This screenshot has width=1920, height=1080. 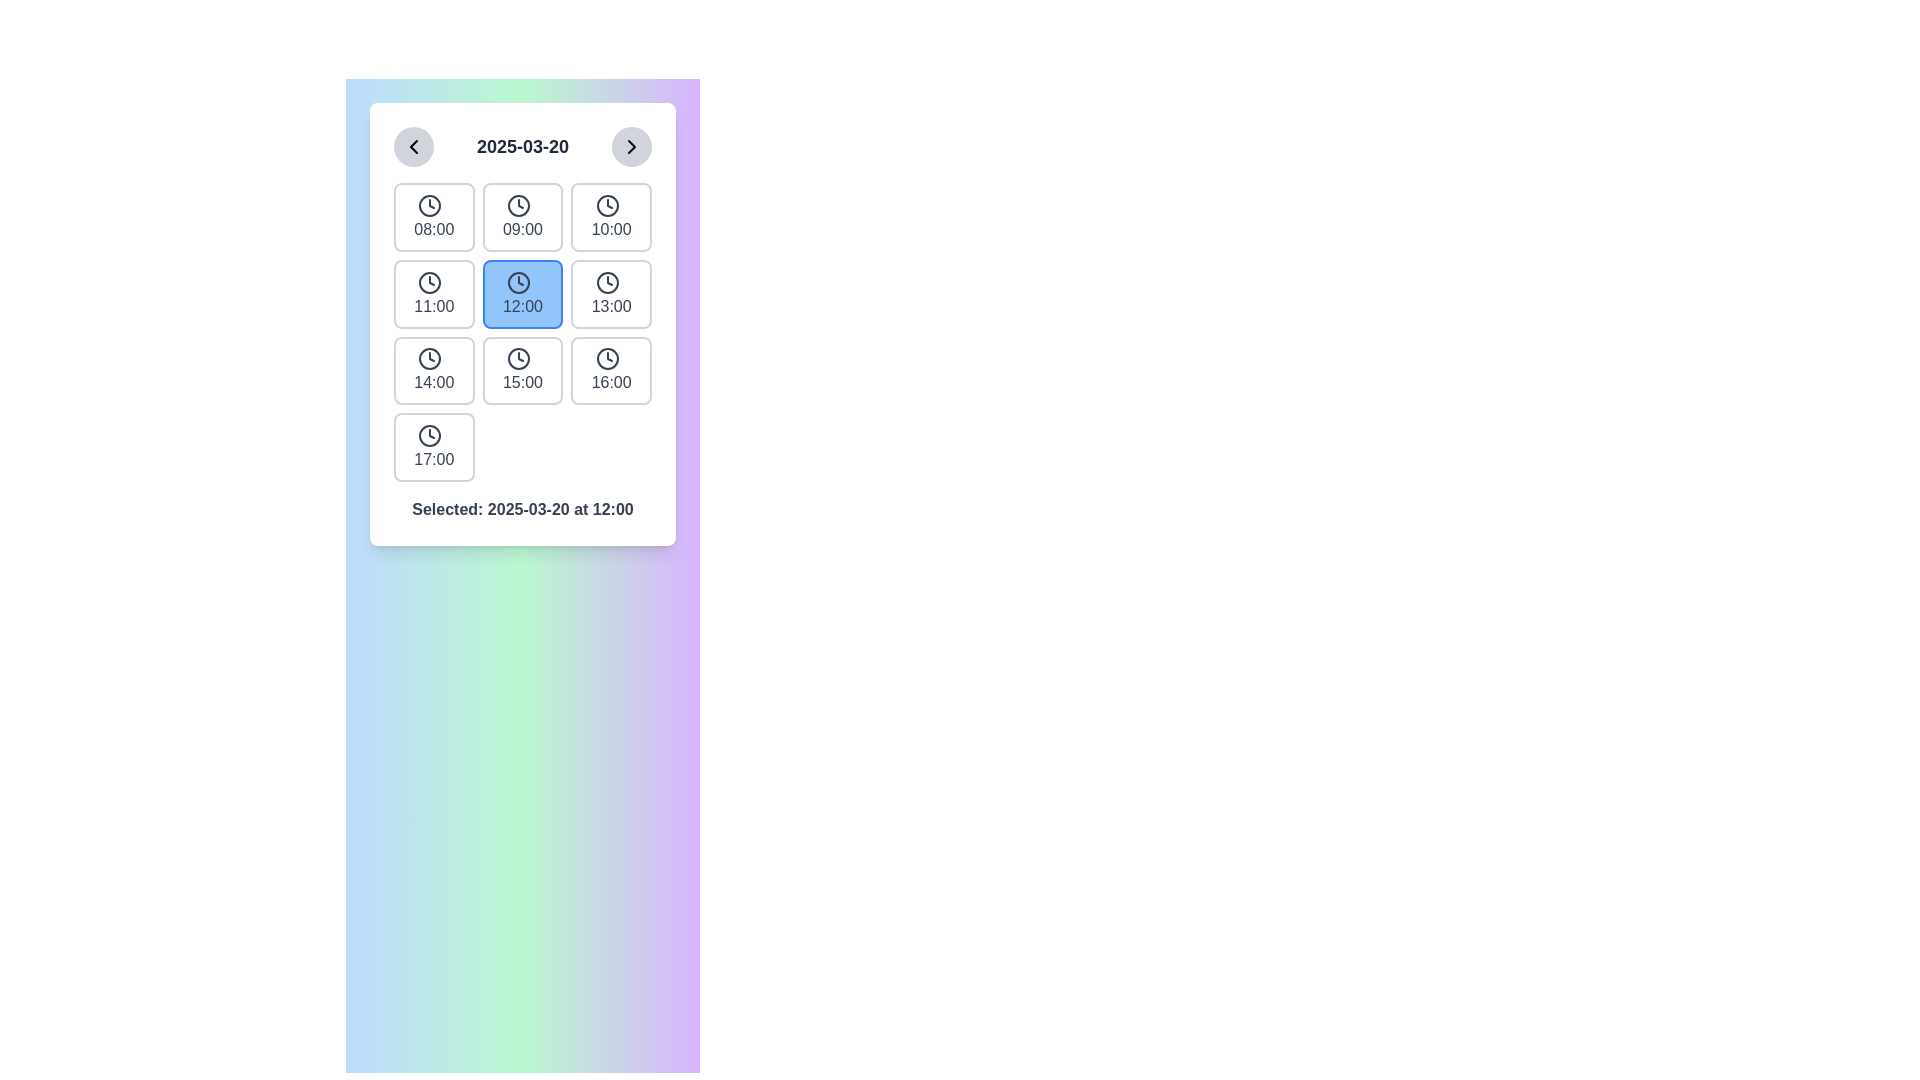 I want to click on the chevron-shaped SVG icon located in the top-right corner of the calendar interface, so click(x=631, y=145).